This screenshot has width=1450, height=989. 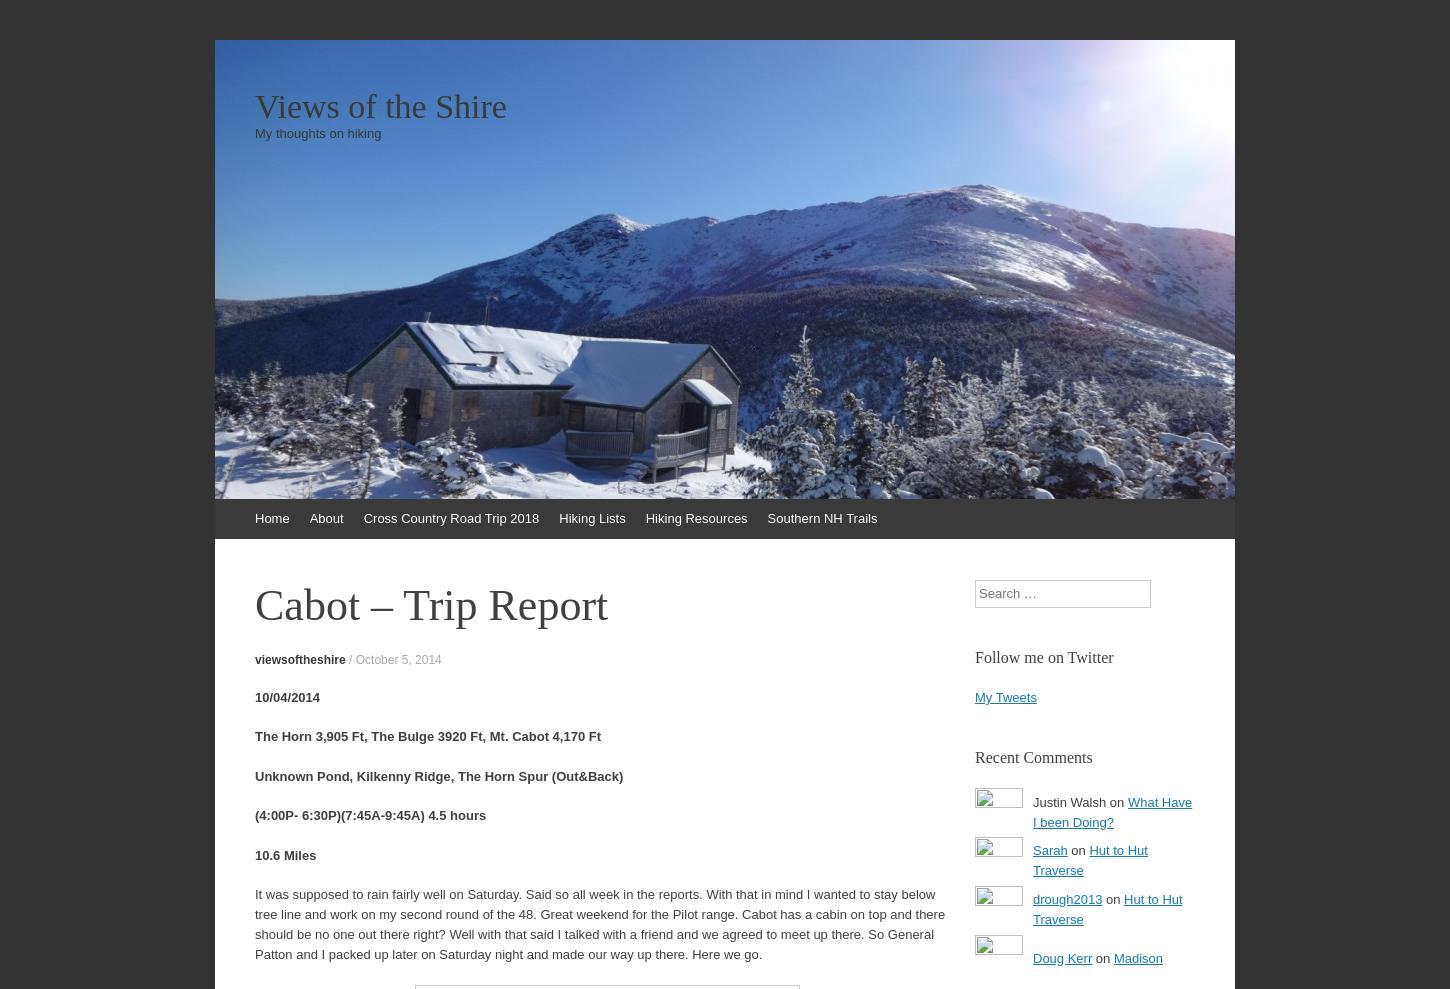 What do you see at coordinates (1049, 849) in the screenshot?
I see `'Sarah'` at bounding box center [1049, 849].